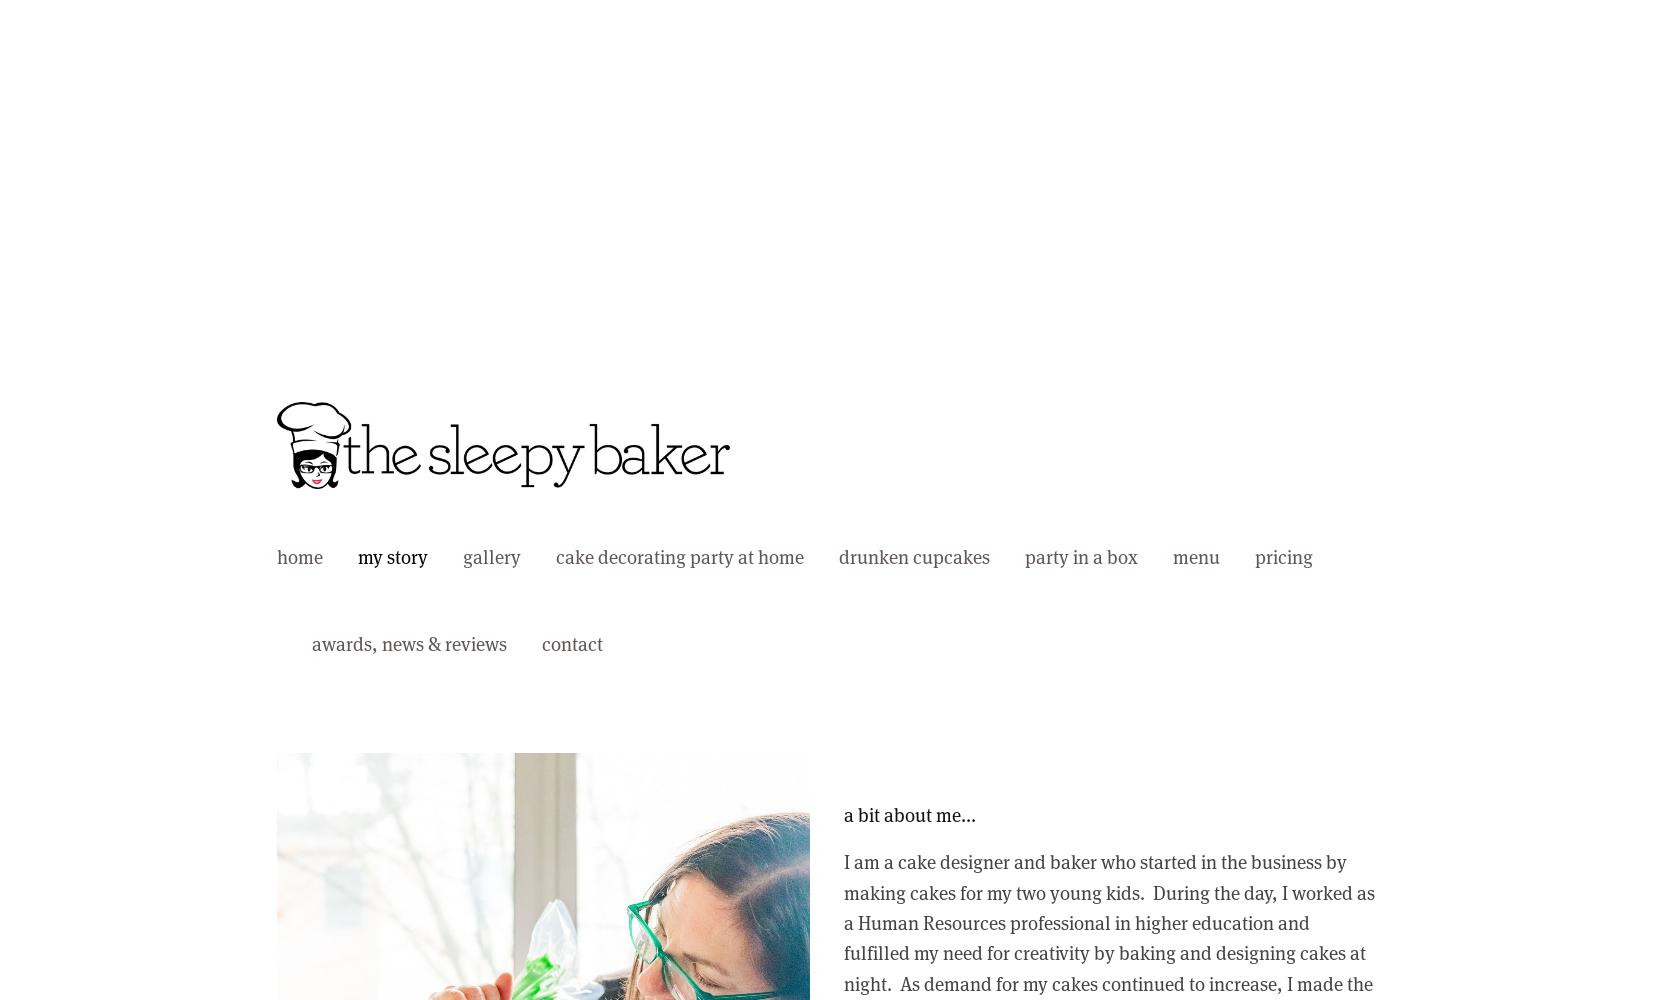  Describe the element at coordinates (492, 556) in the screenshot. I see `'gallery'` at that location.